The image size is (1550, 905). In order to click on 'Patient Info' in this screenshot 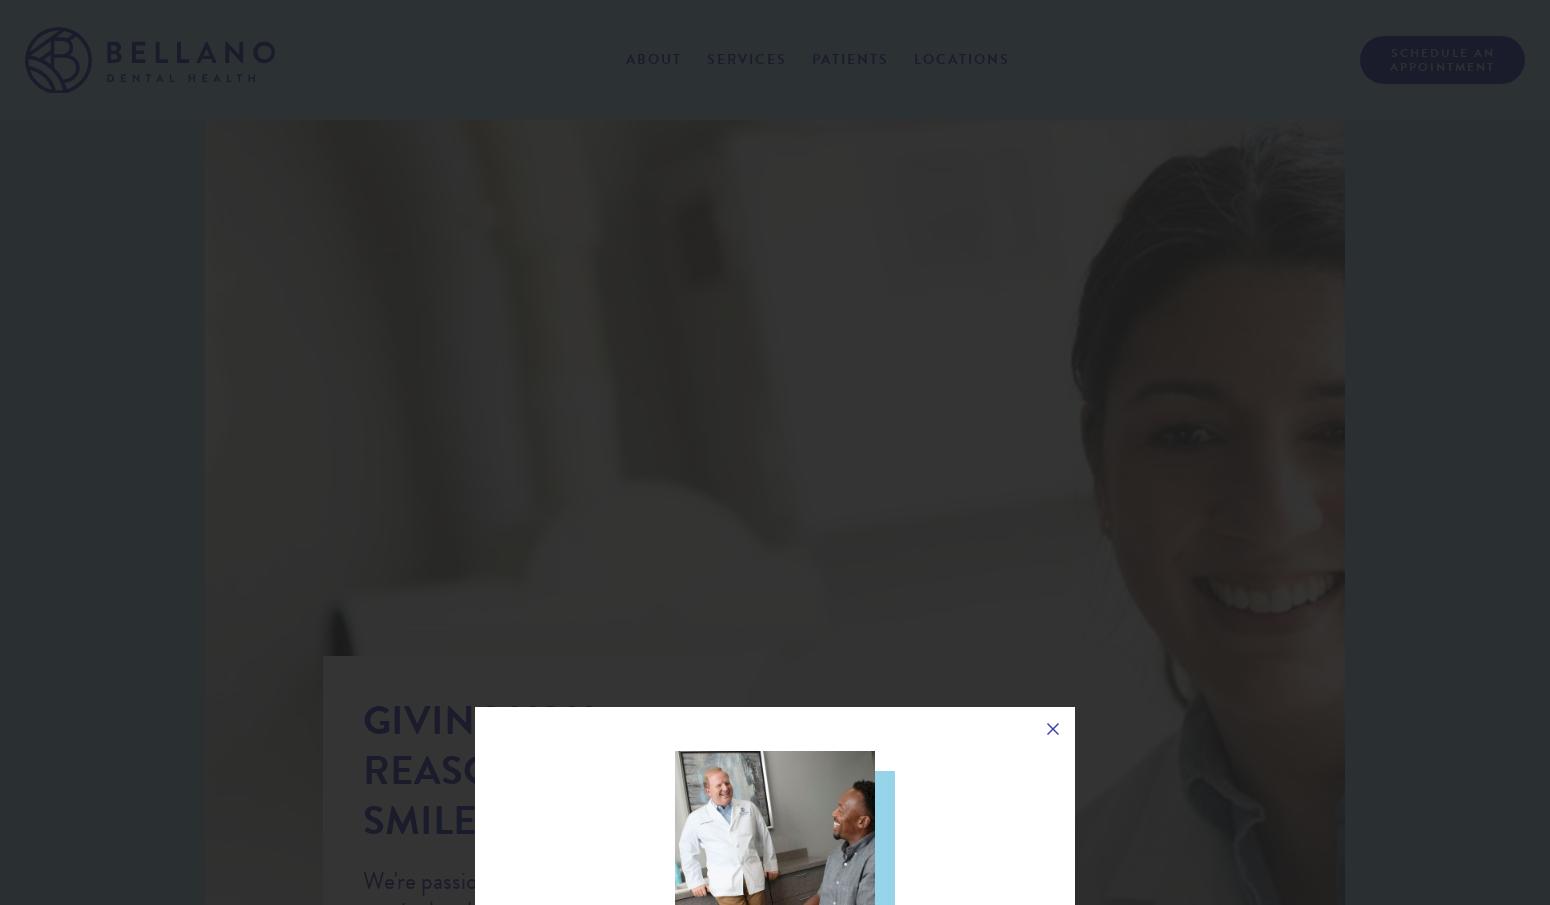, I will do `click(876, 93)`.